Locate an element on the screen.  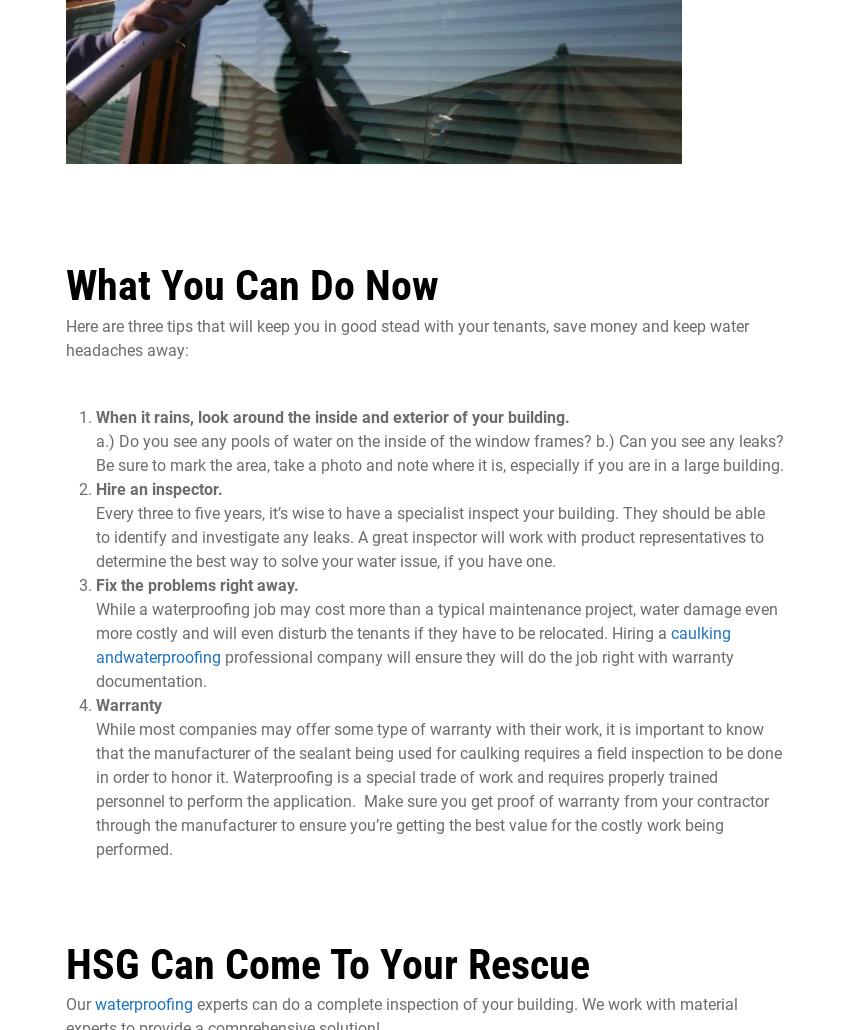
'and investigate any leaks' is located at coordinates (258, 536).